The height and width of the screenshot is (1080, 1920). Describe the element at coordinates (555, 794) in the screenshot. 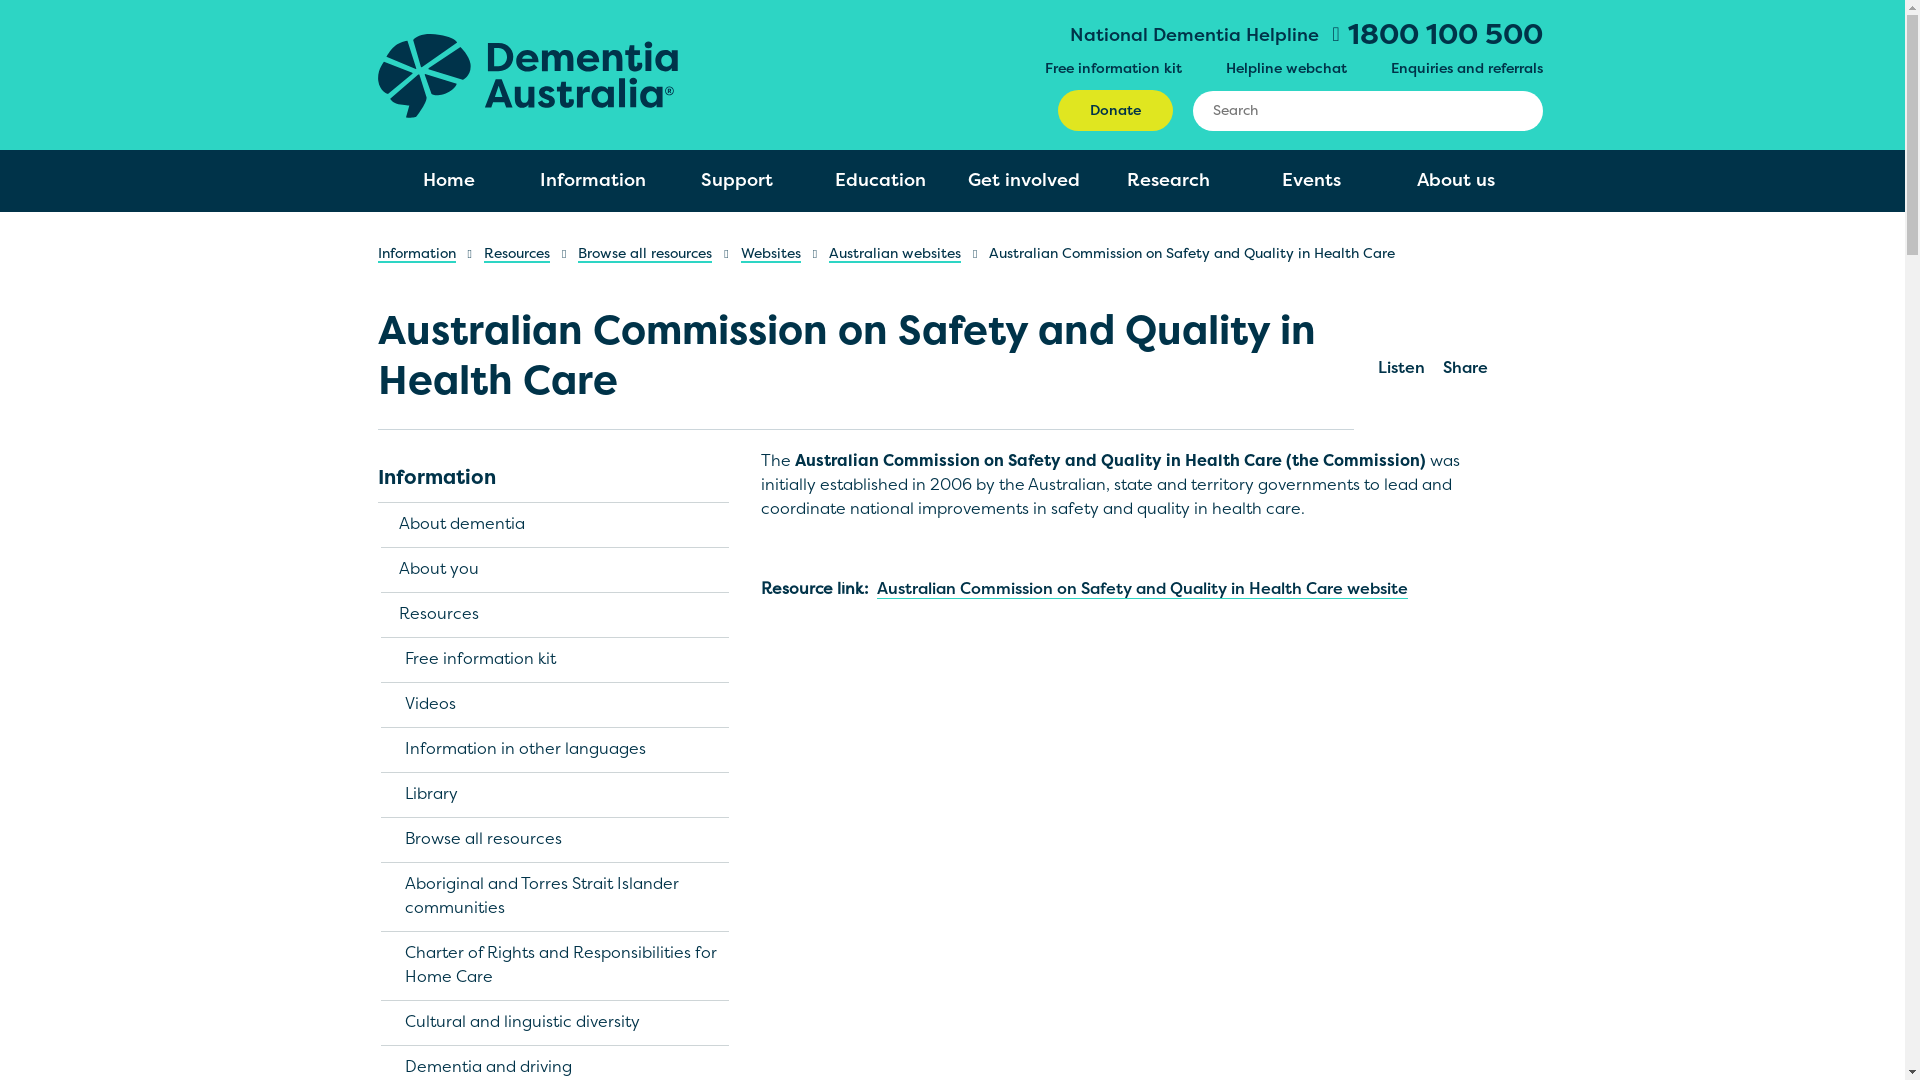

I see `'Library'` at that location.